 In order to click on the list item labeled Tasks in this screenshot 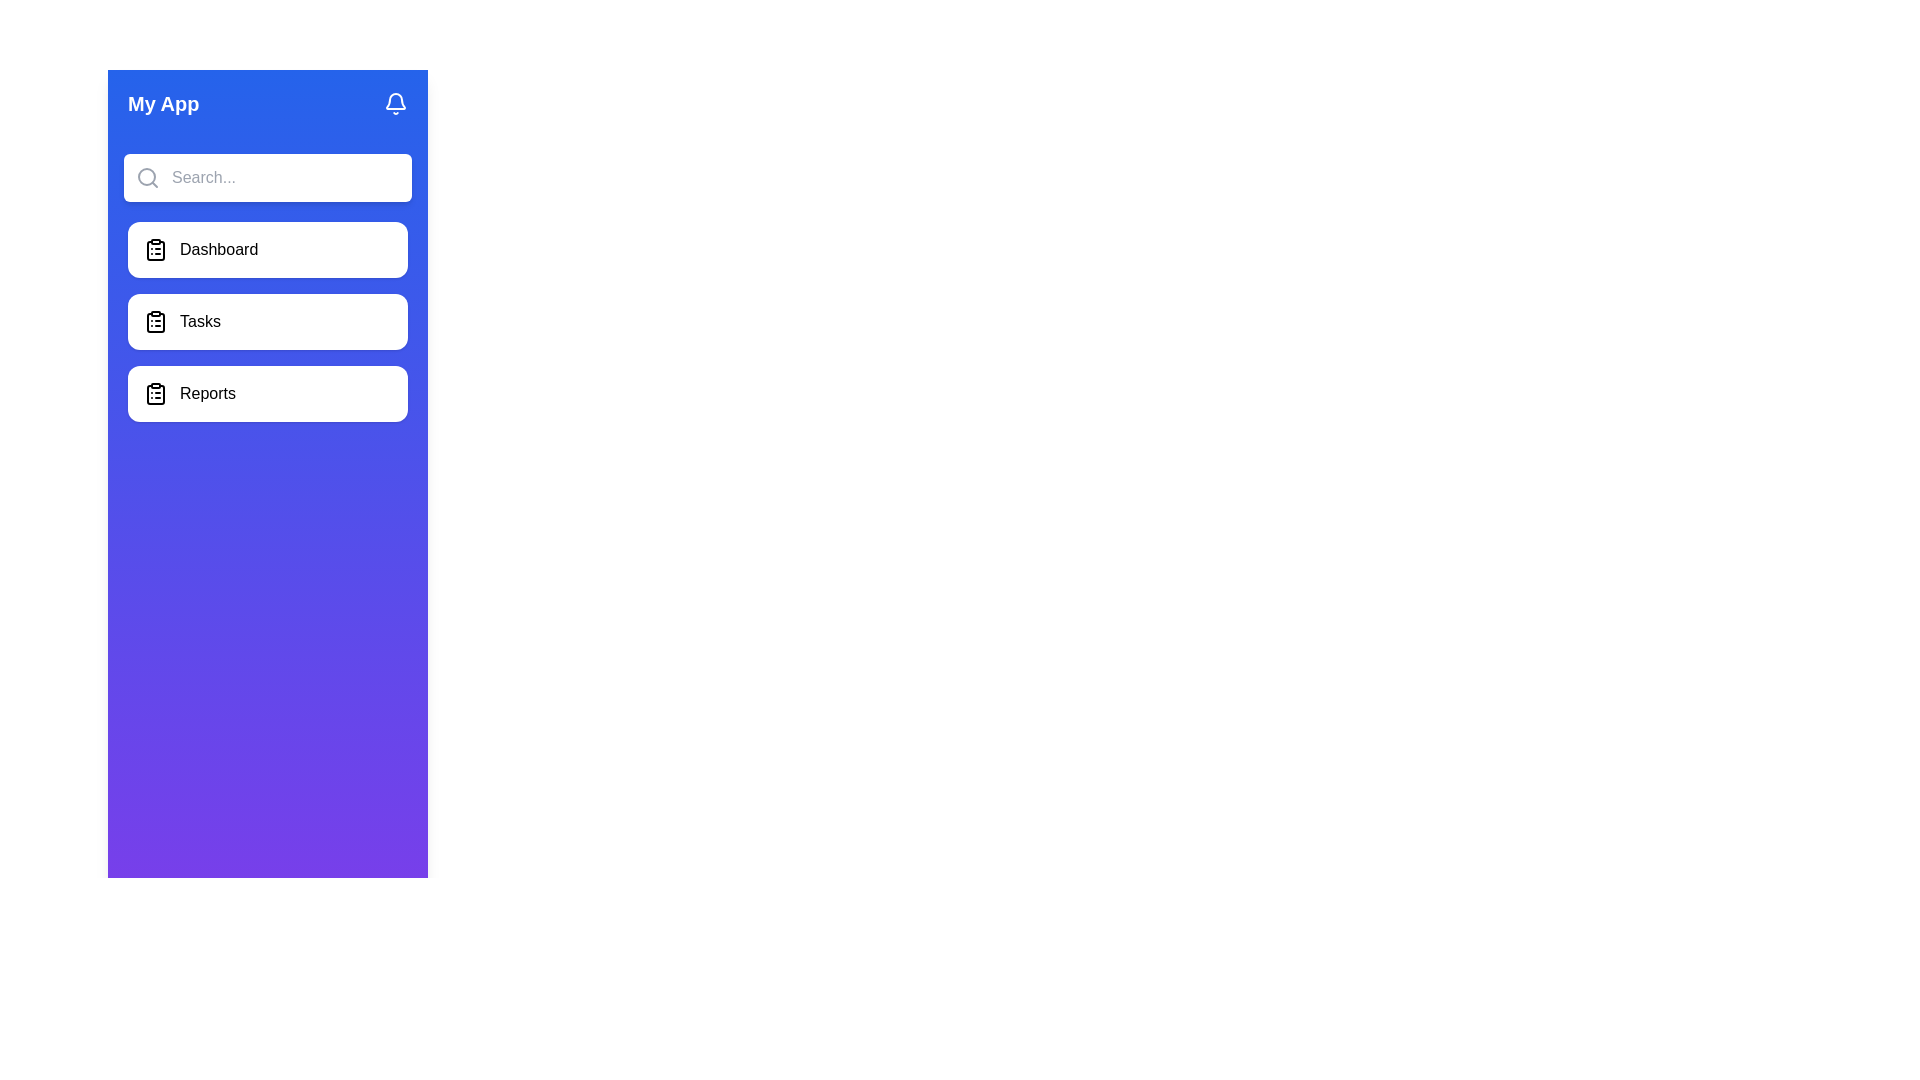, I will do `click(267, 320)`.